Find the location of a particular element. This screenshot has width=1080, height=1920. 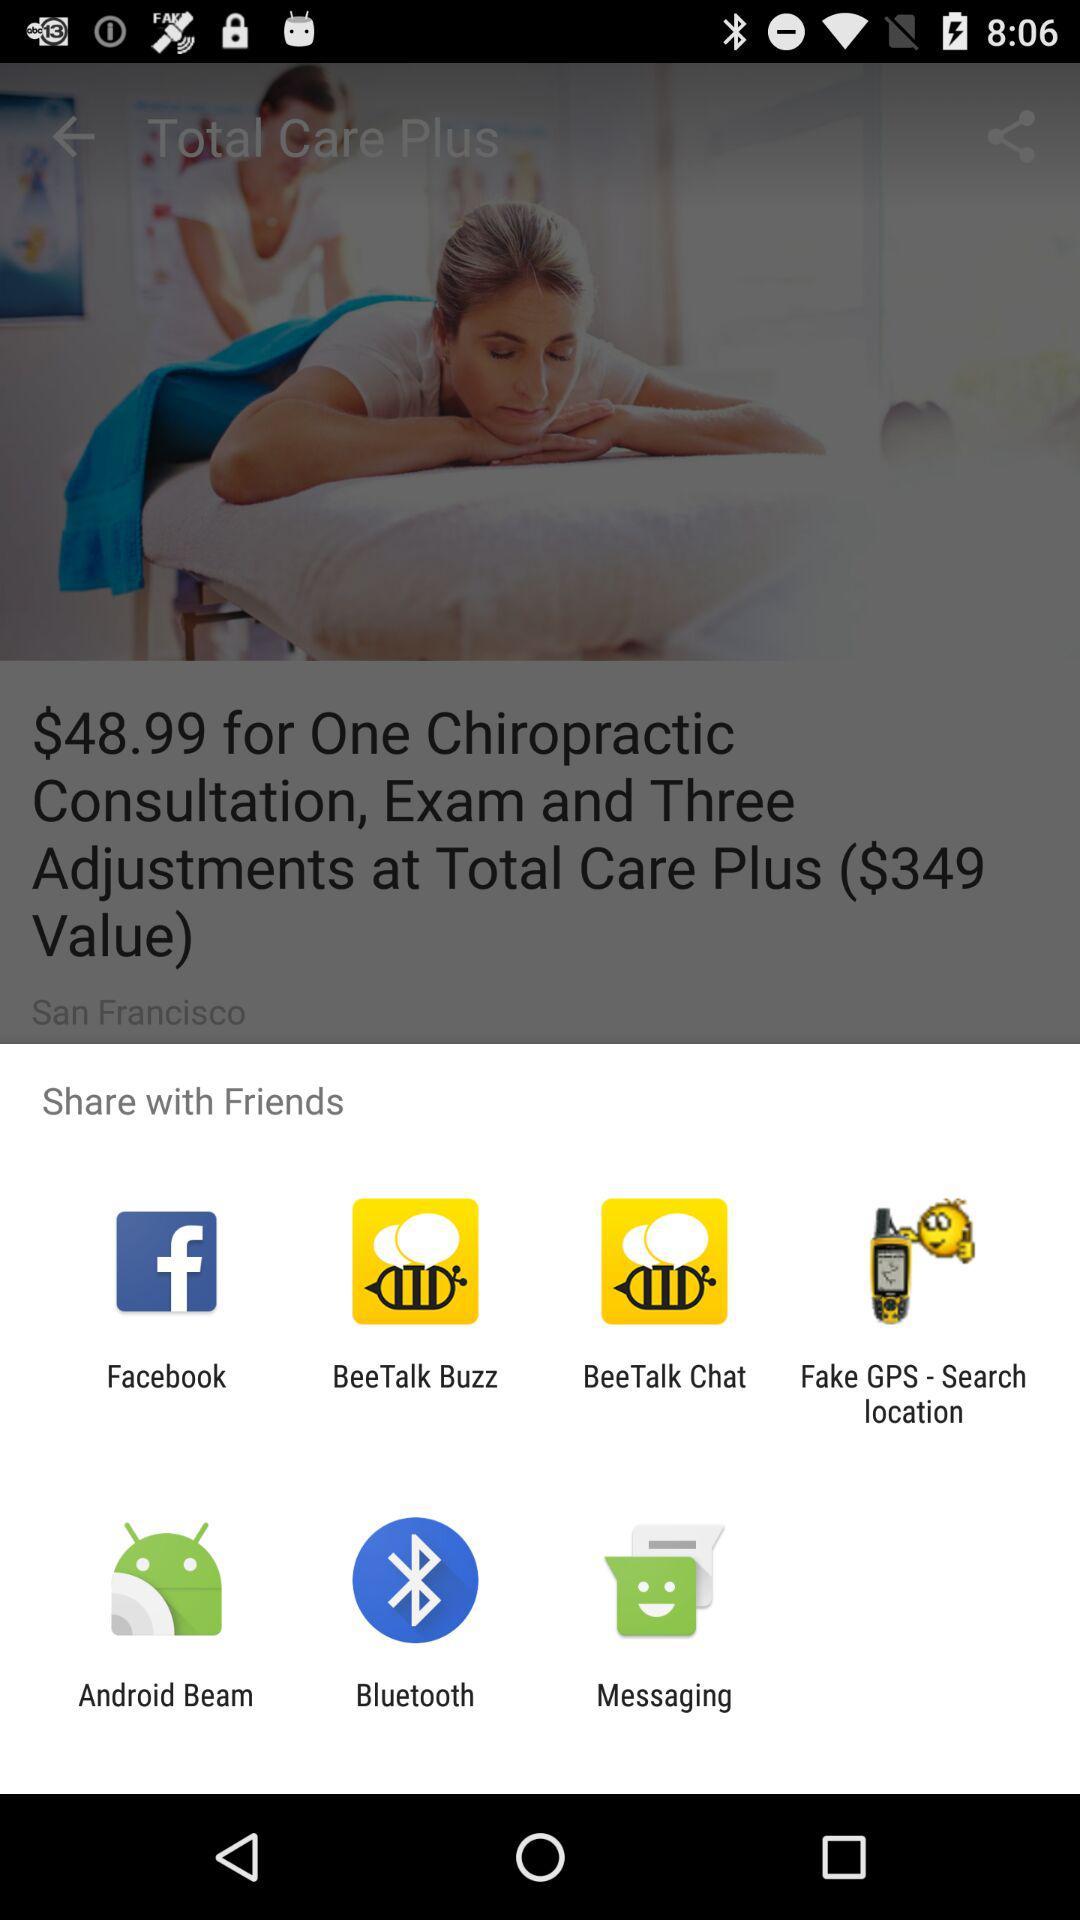

the icon next to the beetalk buzz is located at coordinates (664, 1392).